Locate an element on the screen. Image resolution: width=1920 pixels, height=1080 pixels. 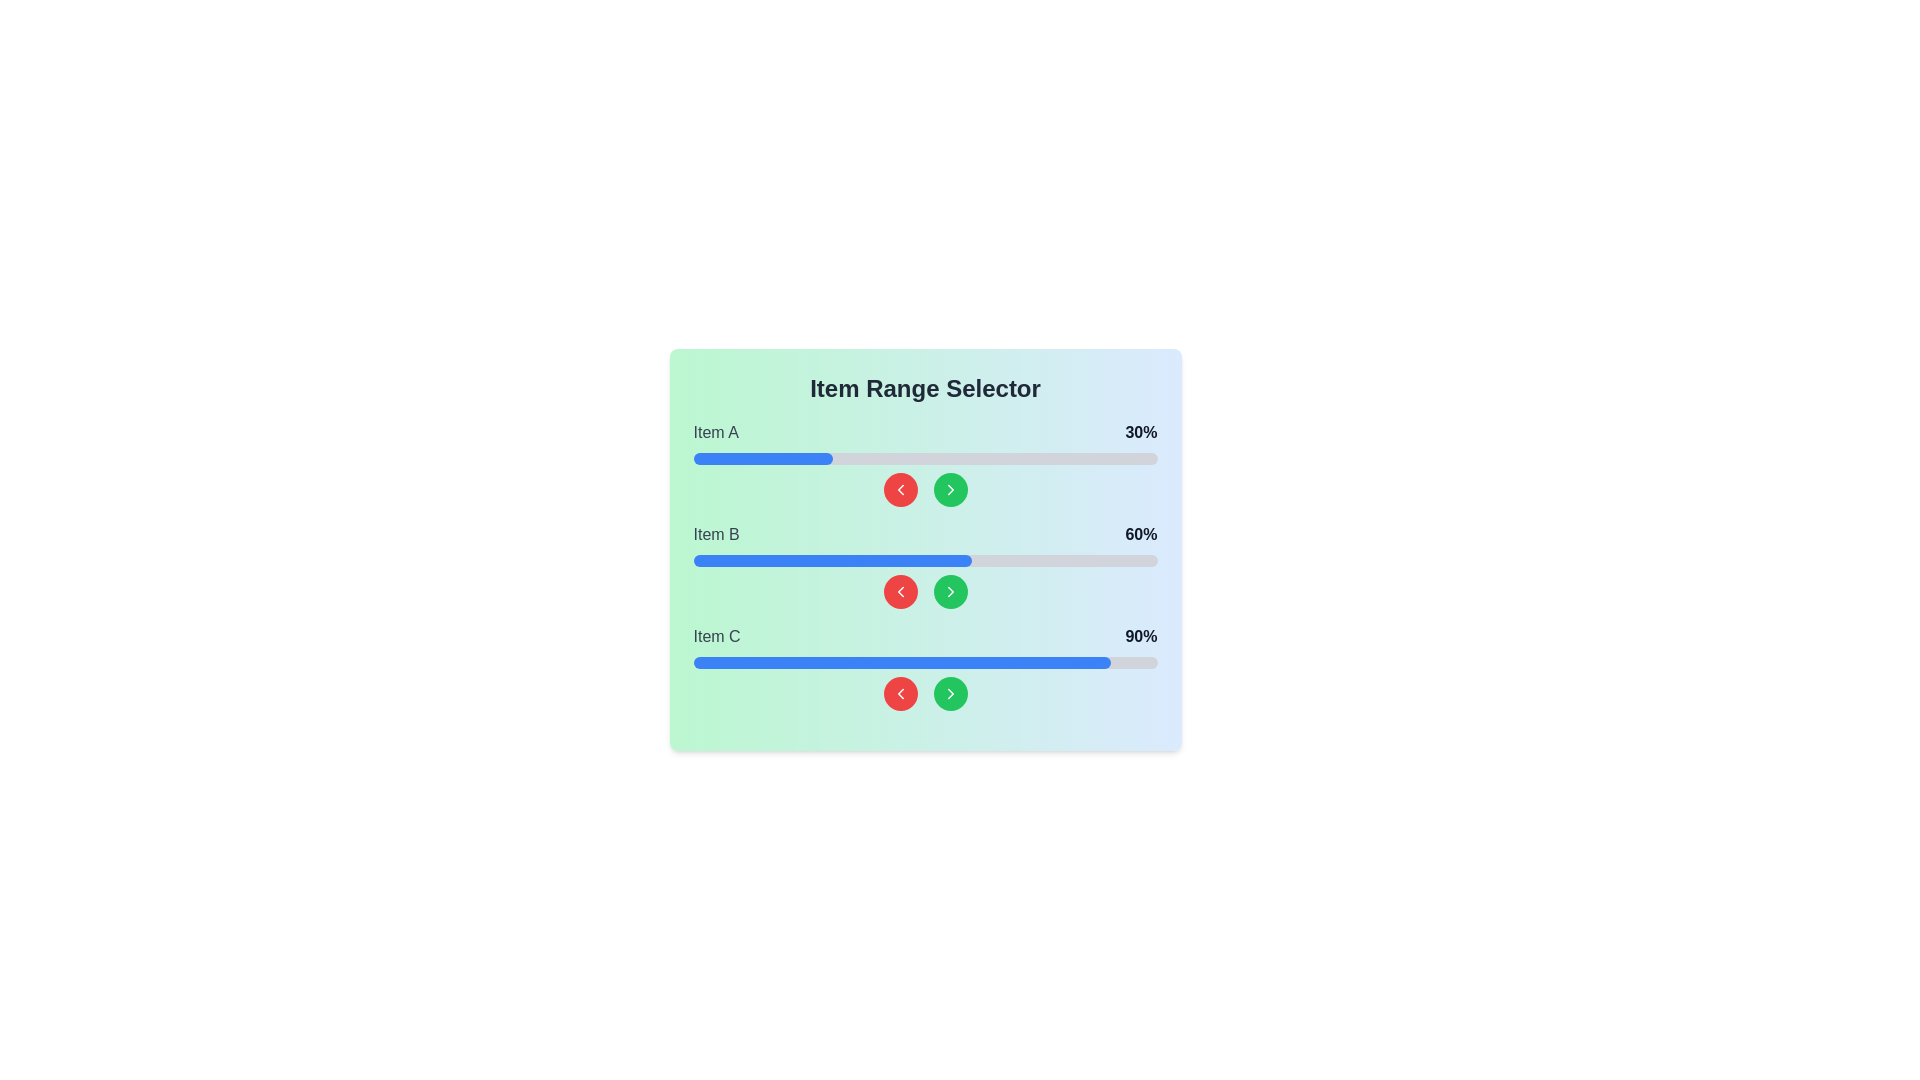
the rounded red button with a chevron-left icon that decreases the progress value for 'Item C' in the 'Item Range Selector' is located at coordinates (899, 693).